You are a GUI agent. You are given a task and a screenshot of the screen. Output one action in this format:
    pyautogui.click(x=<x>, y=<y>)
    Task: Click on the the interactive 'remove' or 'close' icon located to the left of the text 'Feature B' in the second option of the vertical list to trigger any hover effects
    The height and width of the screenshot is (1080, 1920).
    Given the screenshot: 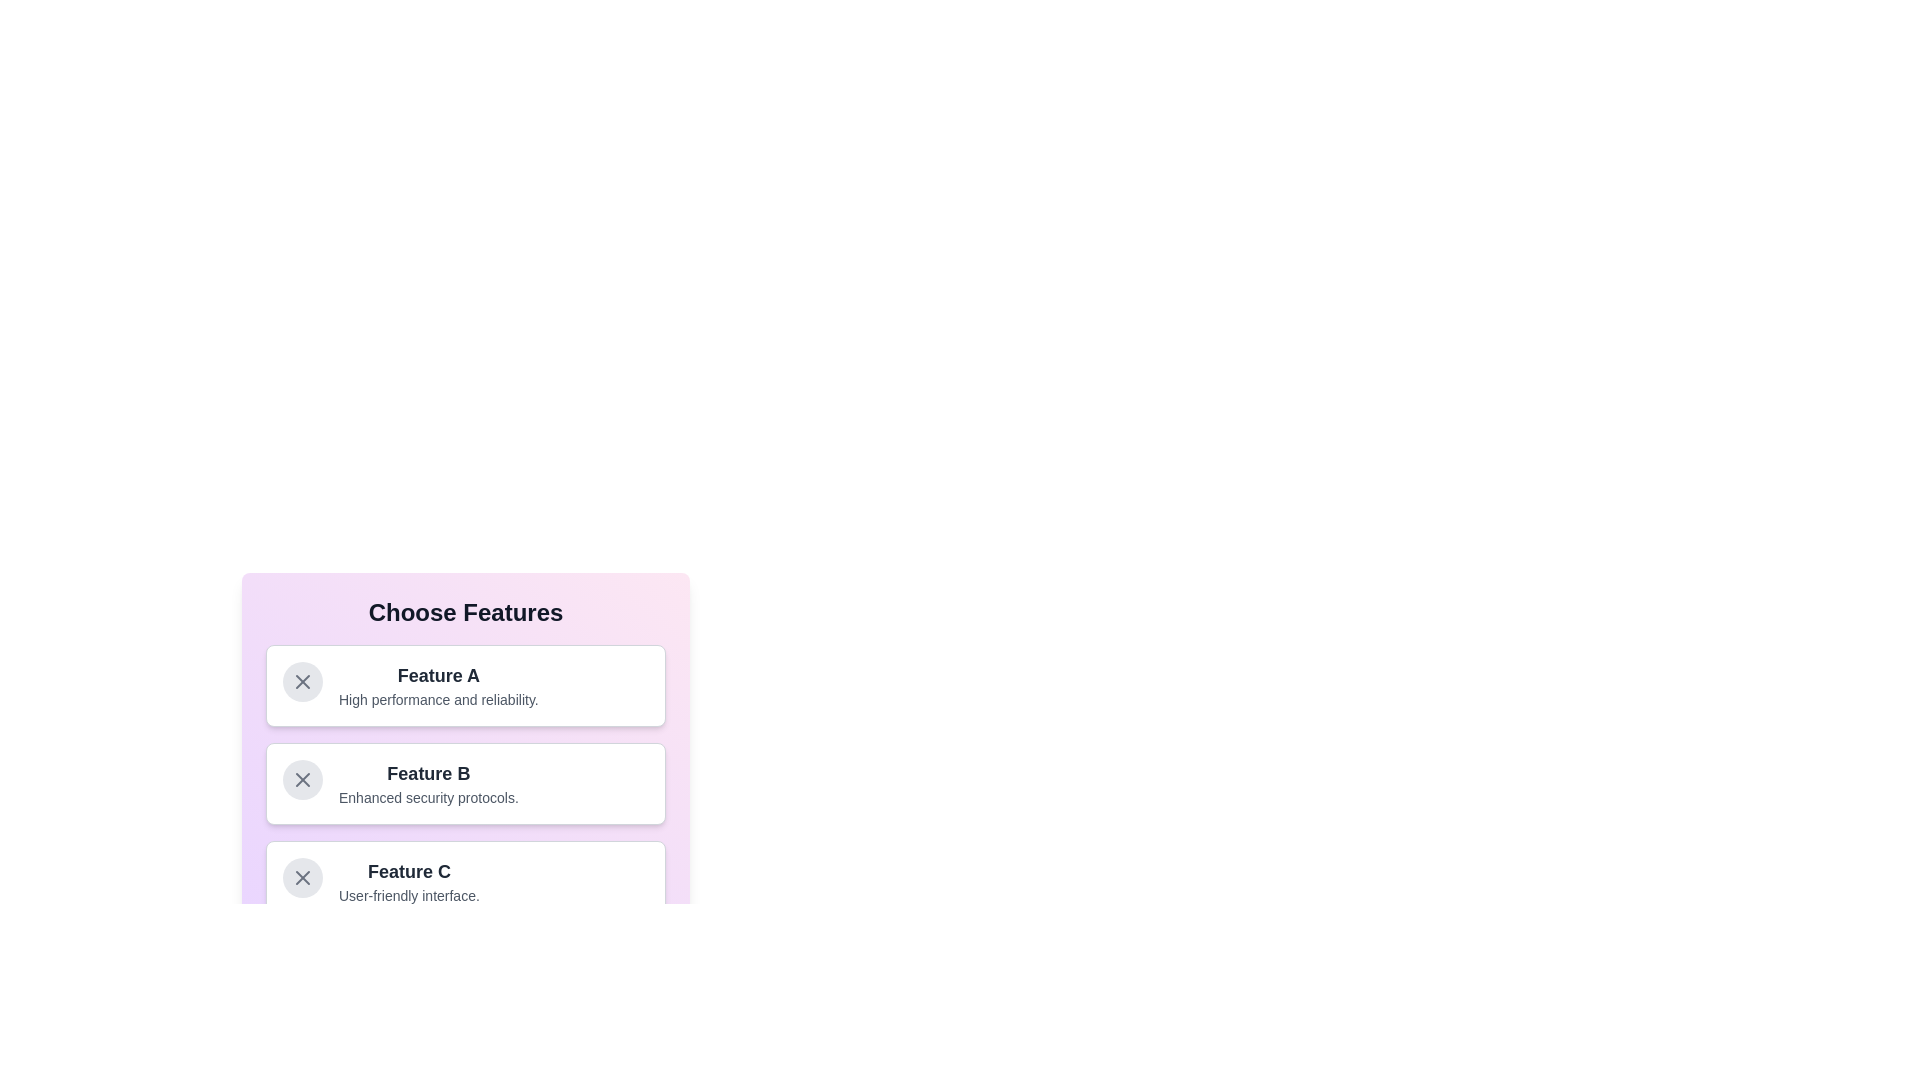 What is the action you would take?
    pyautogui.click(x=301, y=778)
    